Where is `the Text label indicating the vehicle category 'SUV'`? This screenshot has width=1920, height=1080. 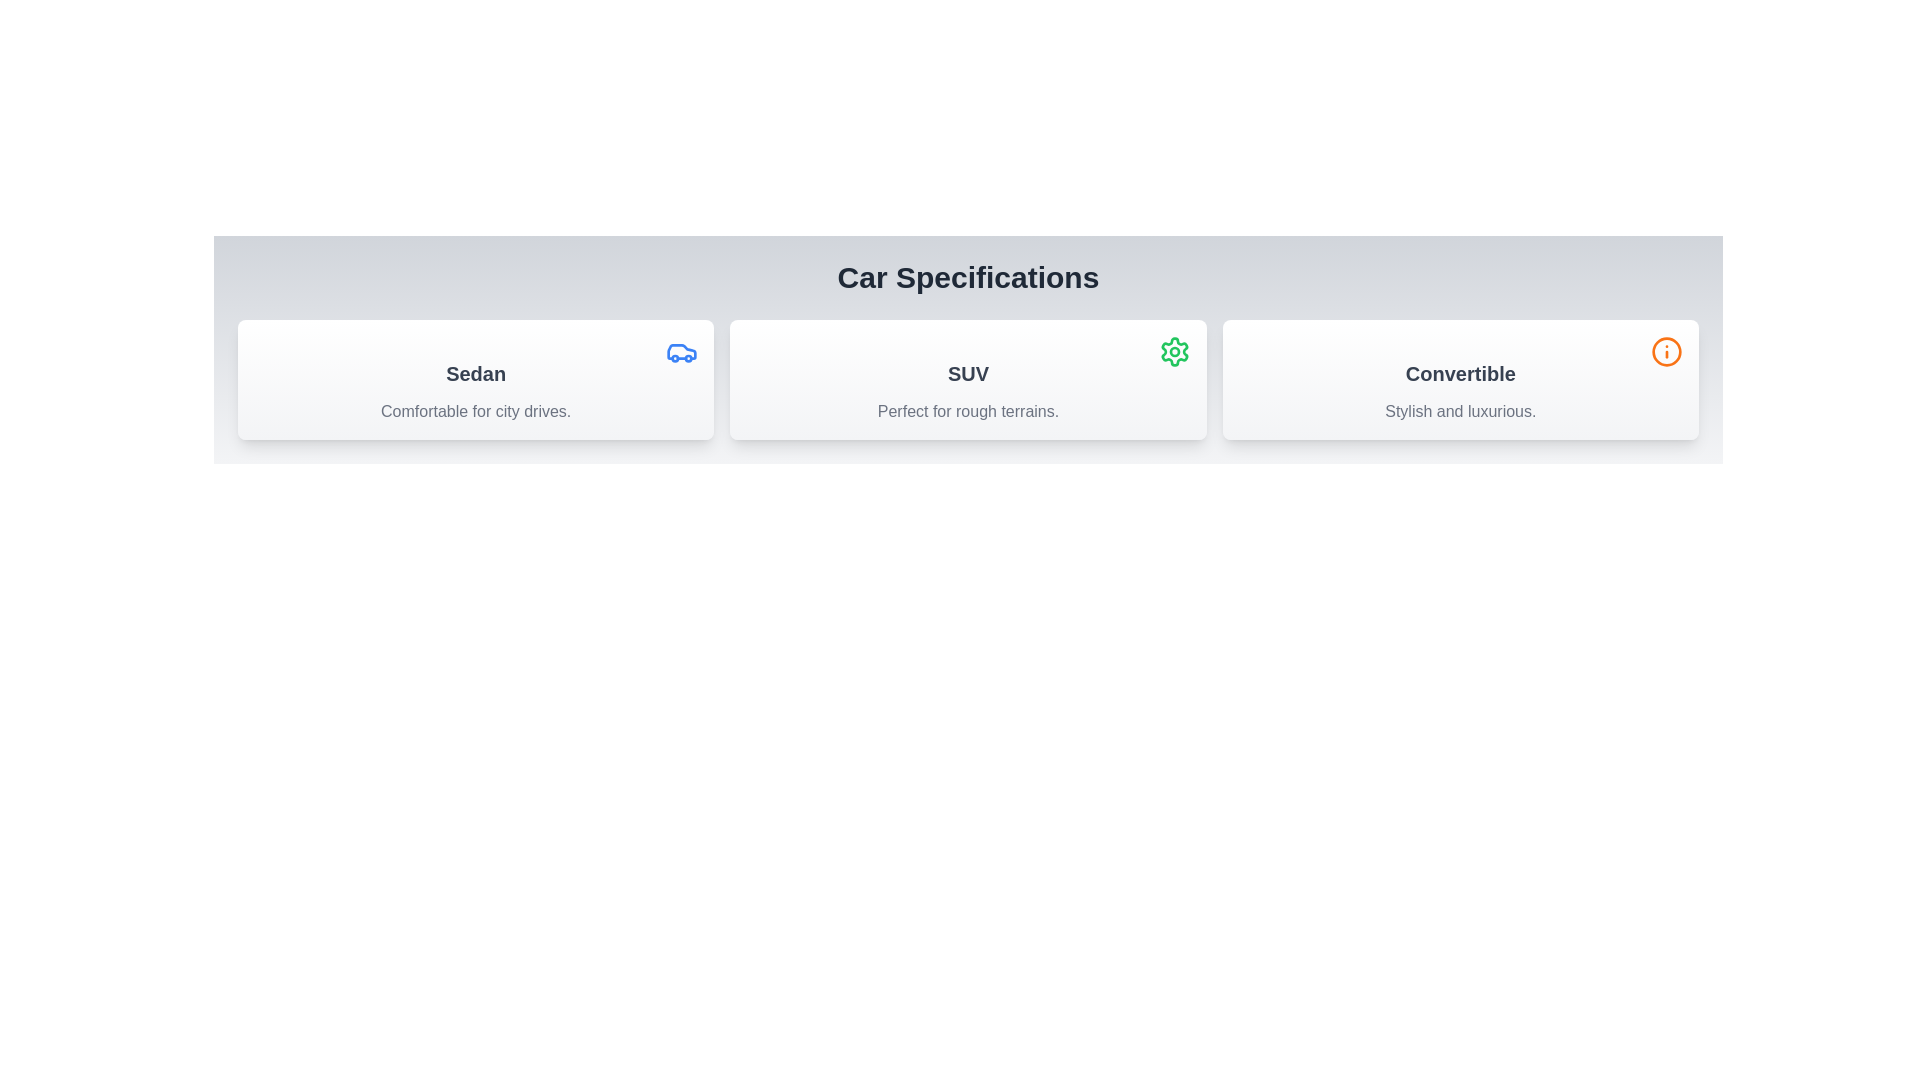 the Text label indicating the vehicle category 'SUV' is located at coordinates (968, 374).